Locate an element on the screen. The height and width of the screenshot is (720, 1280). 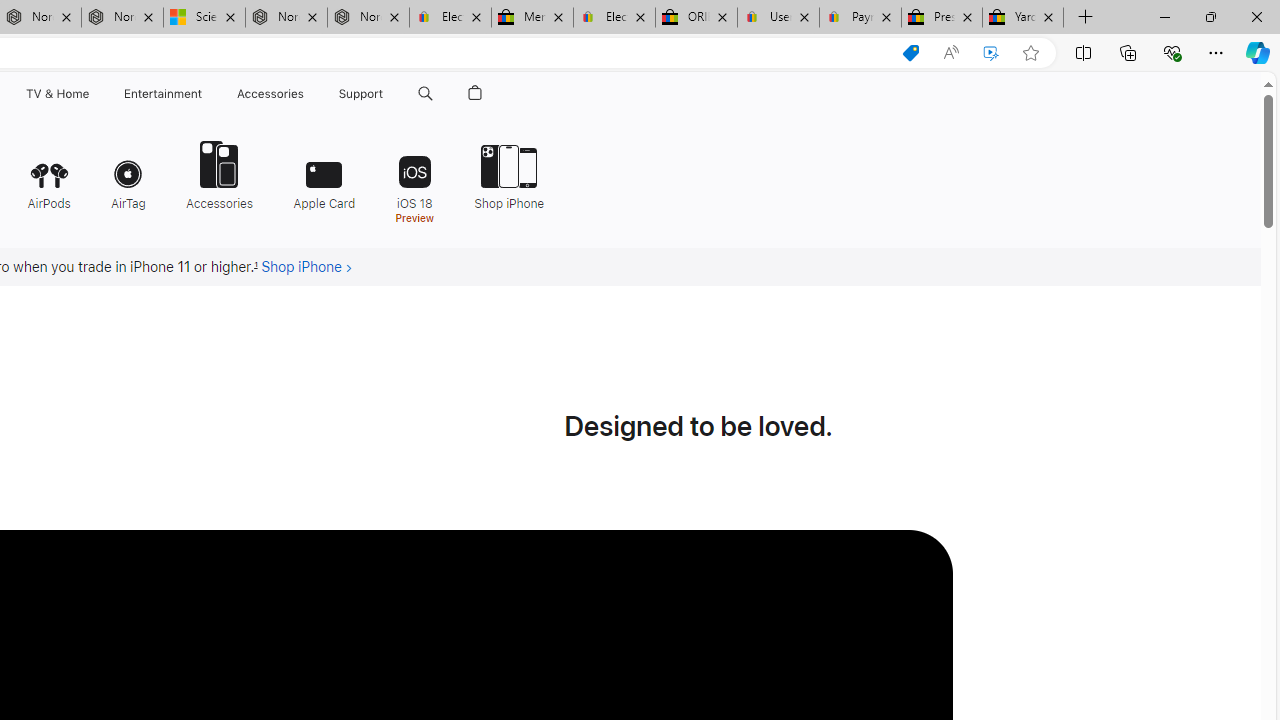
'Nordace - FAQ' is located at coordinates (368, 17).